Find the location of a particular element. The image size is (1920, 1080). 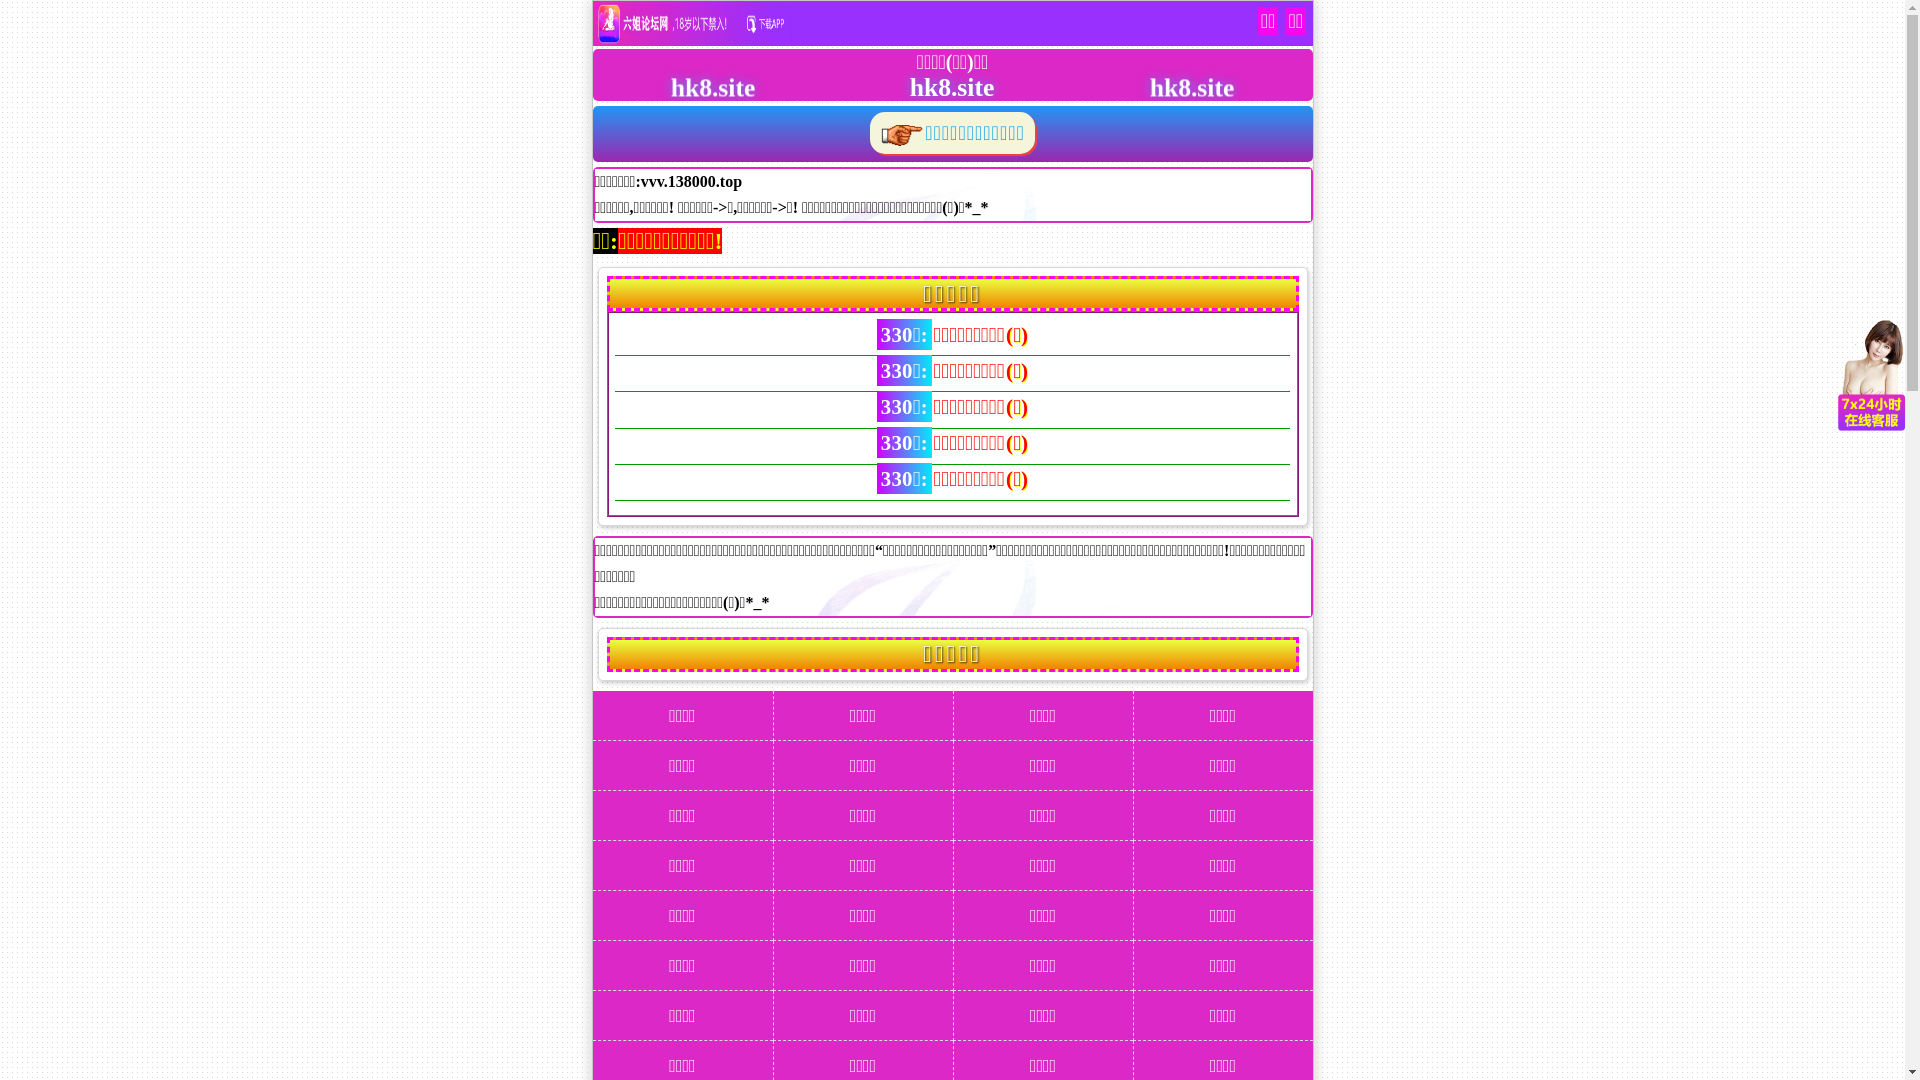

'hk8.site' is located at coordinates (691, 84).